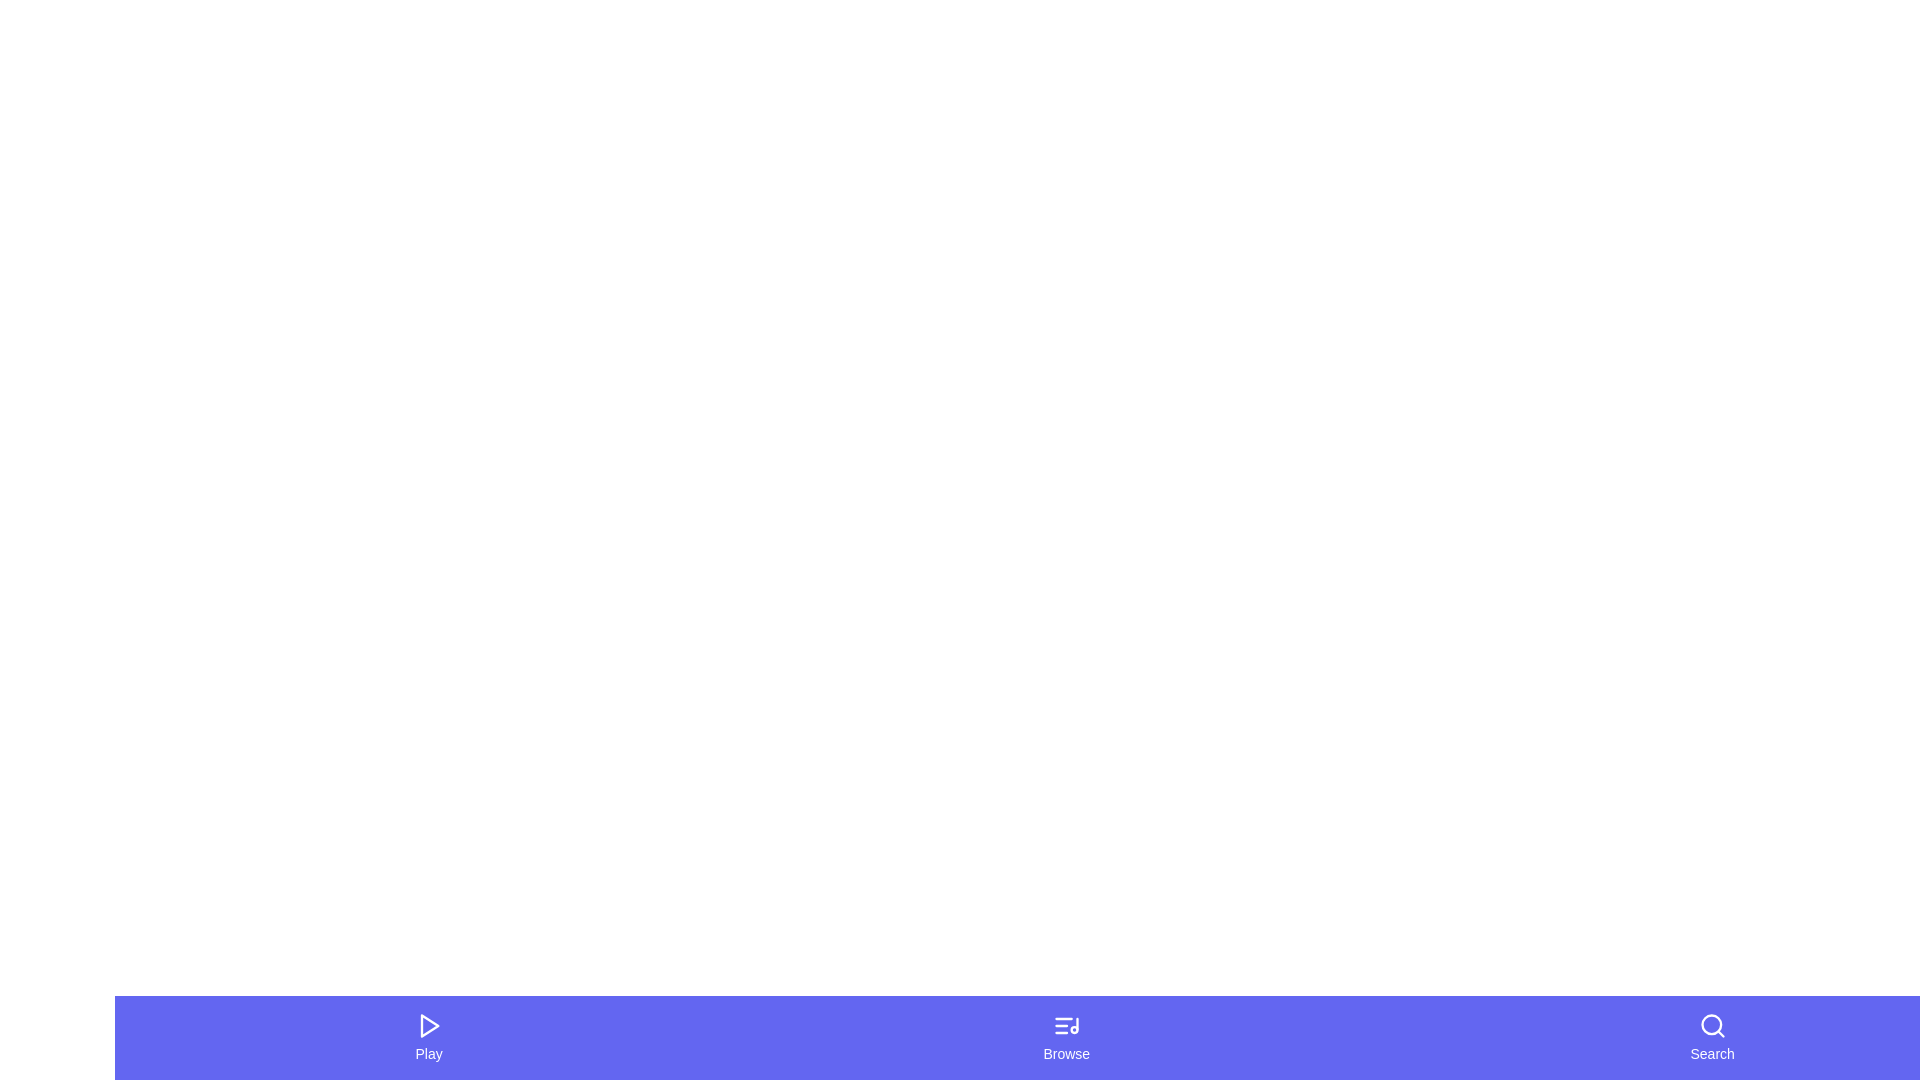  I want to click on the Play tab to activate it, so click(427, 1036).